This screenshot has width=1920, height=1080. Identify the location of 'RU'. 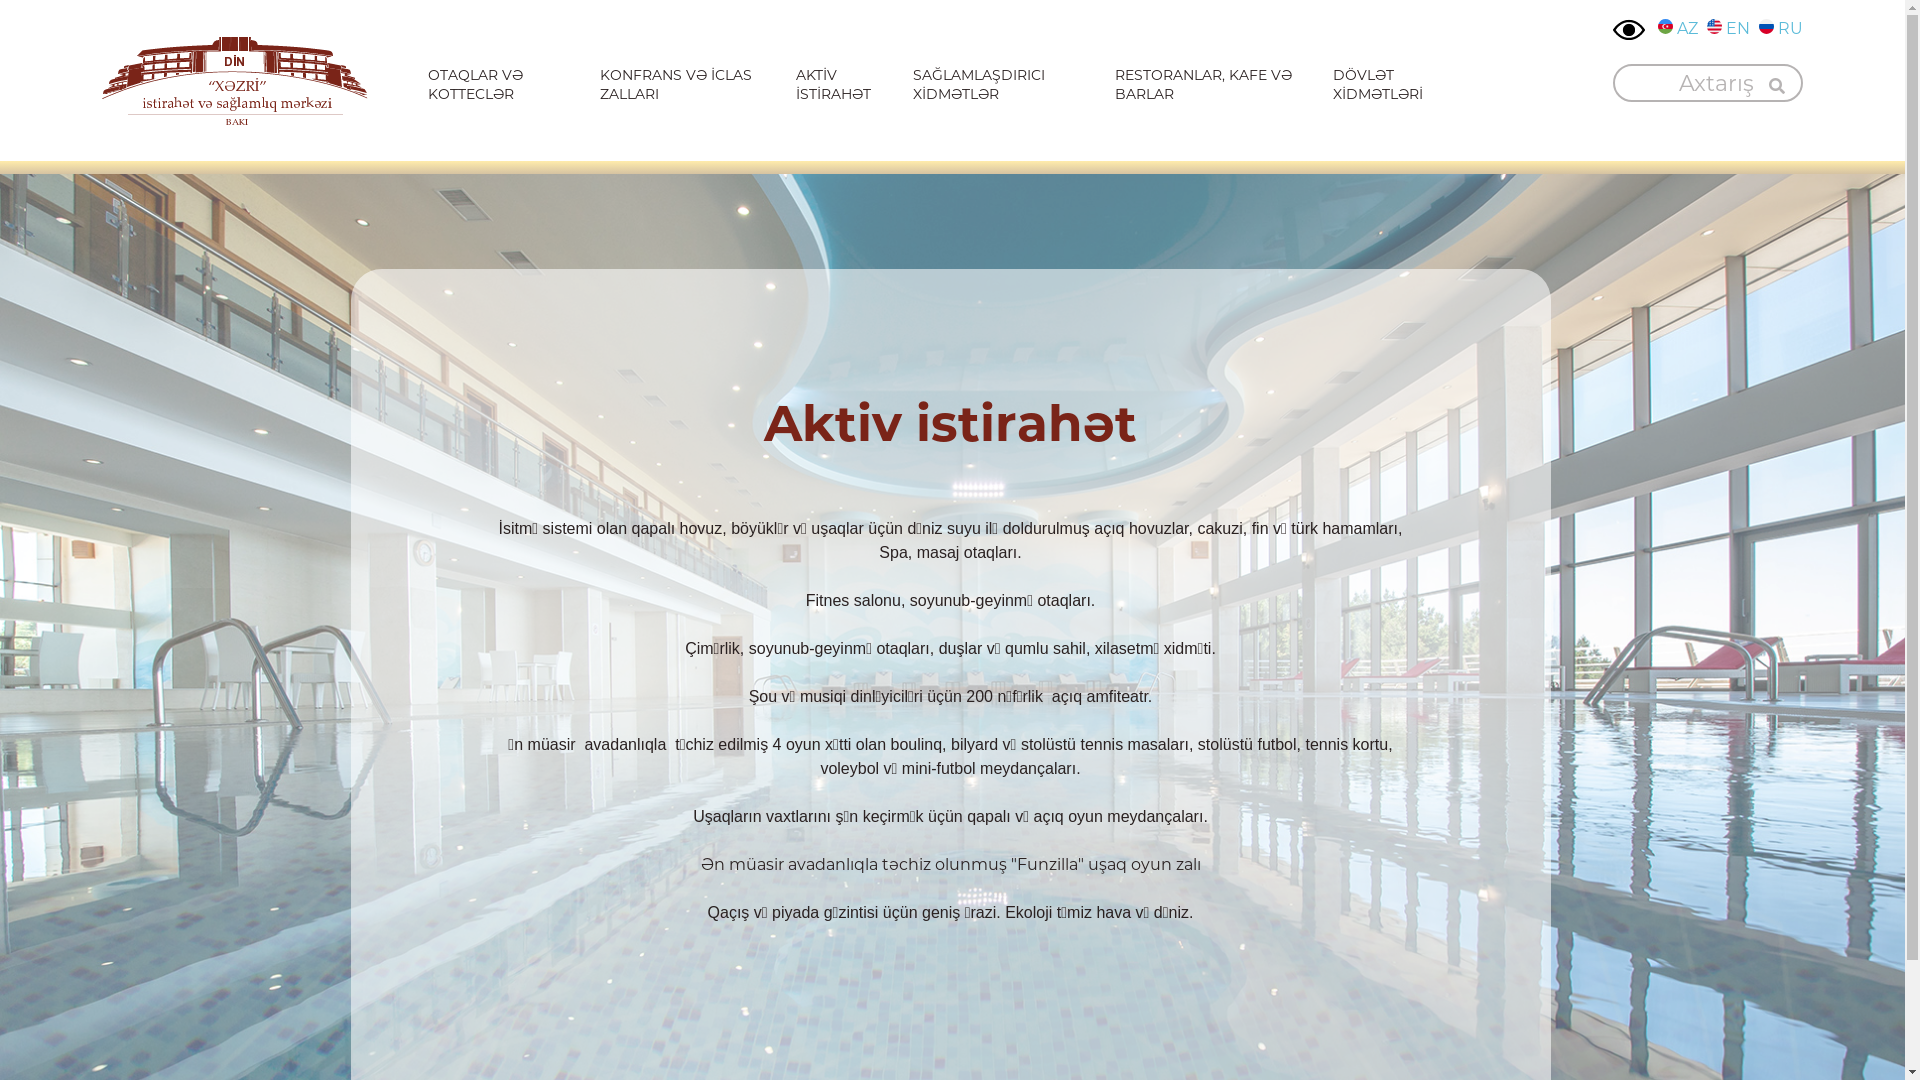
(1780, 29).